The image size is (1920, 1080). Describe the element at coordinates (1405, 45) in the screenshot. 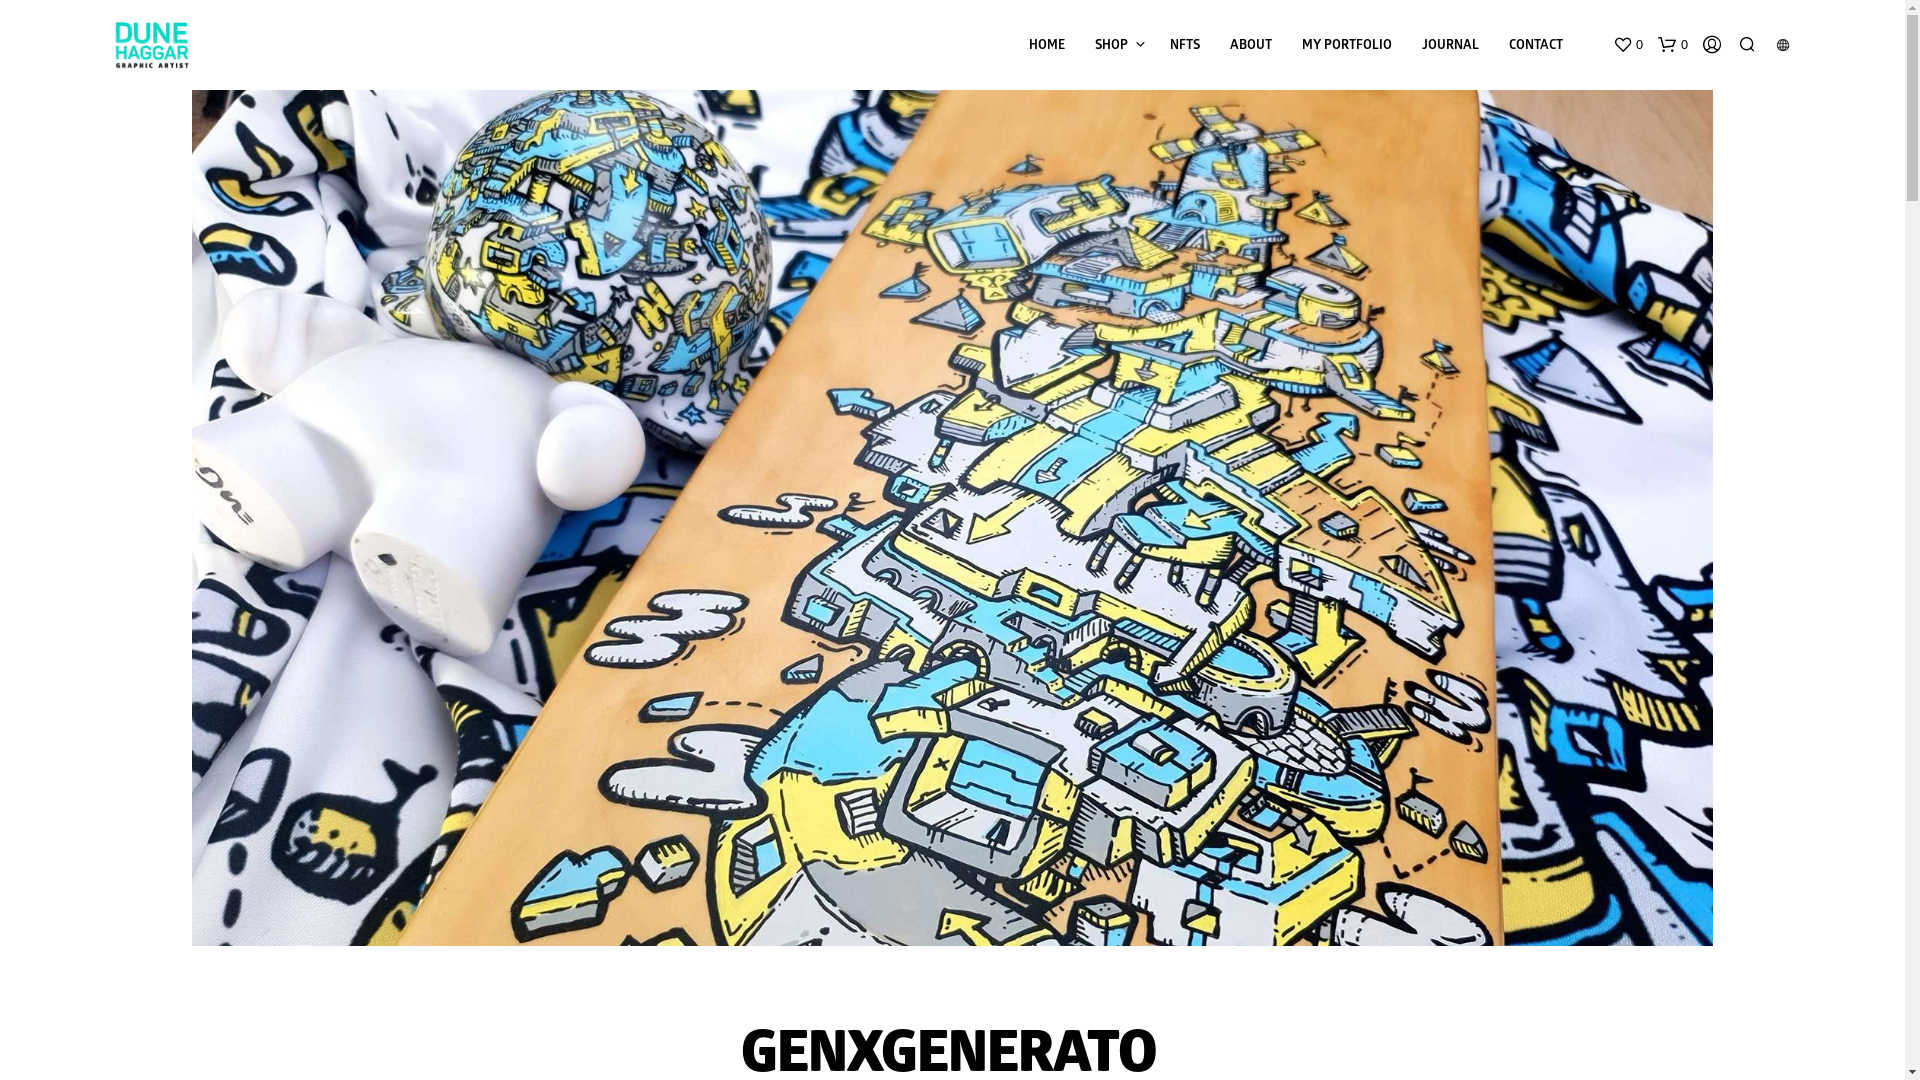

I see `'JOURNAL'` at that location.